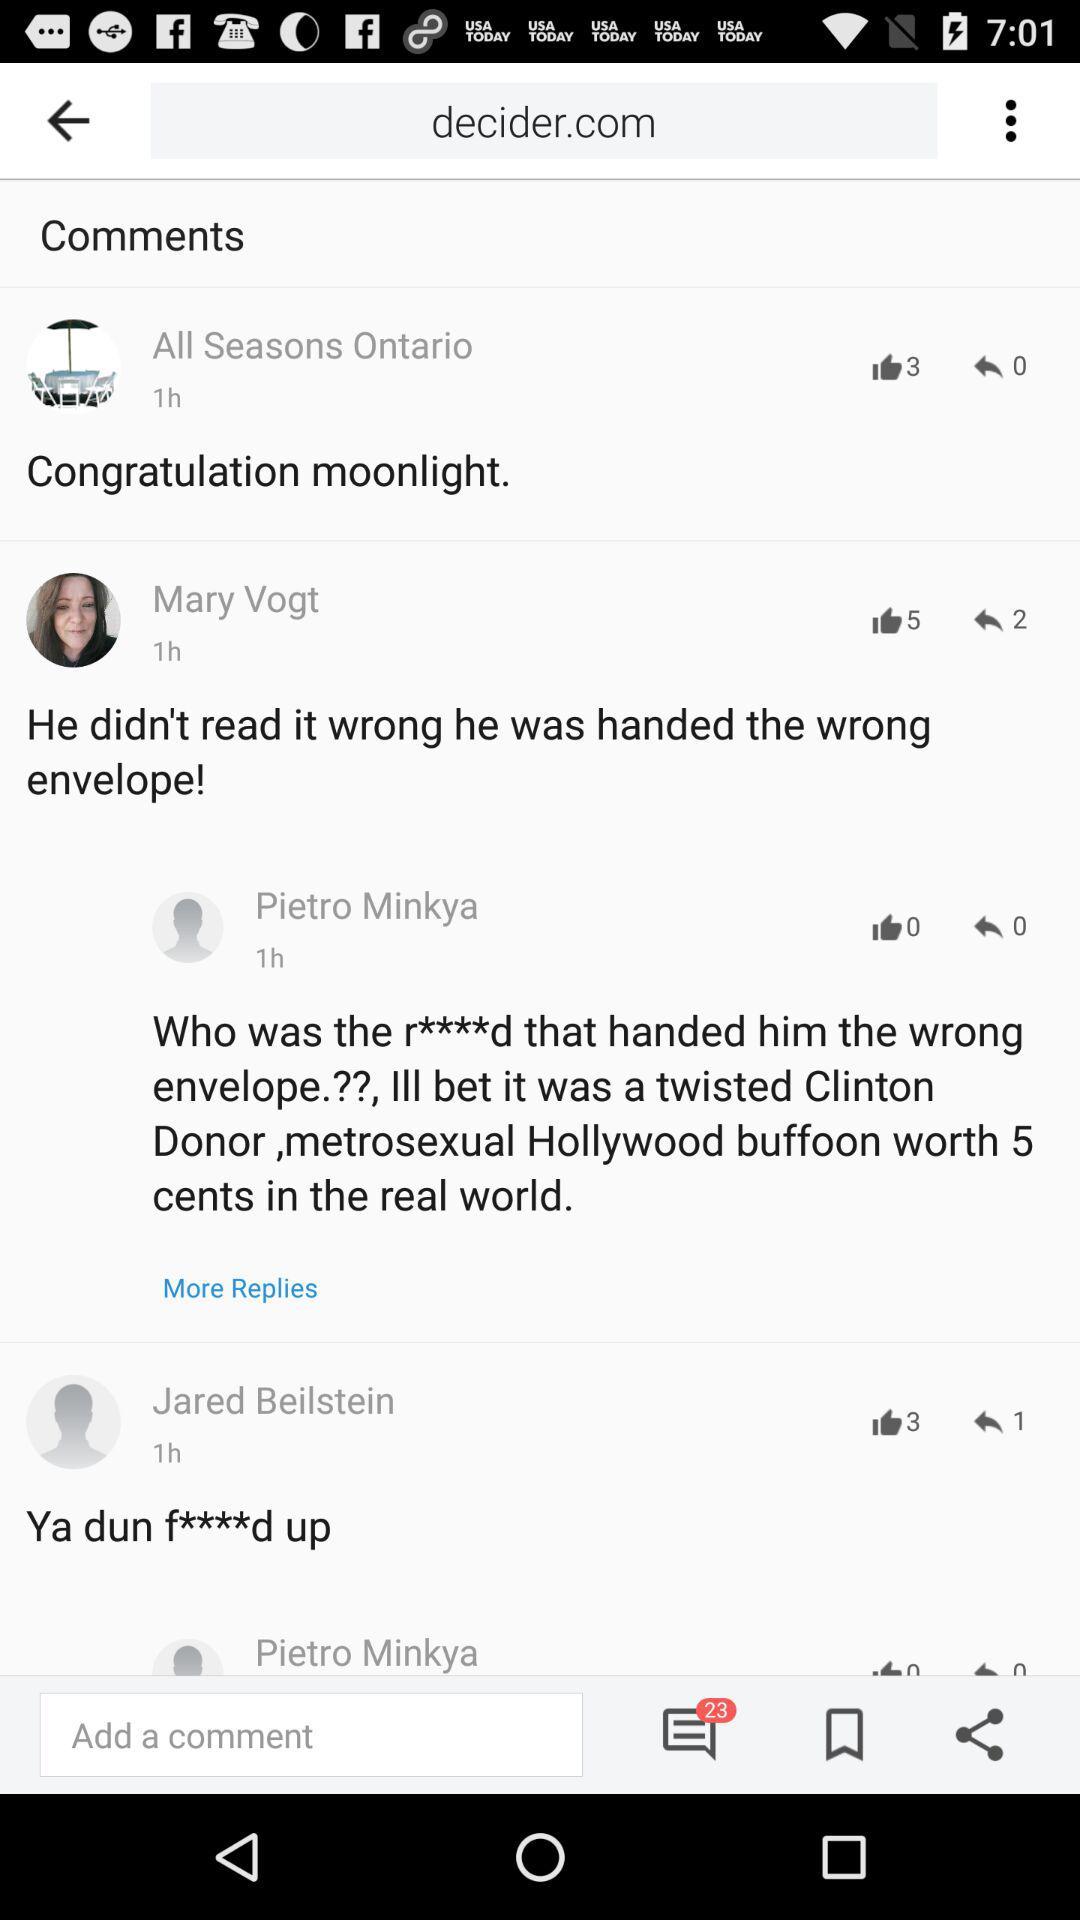 The width and height of the screenshot is (1080, 1920). I want to click on the third reply icon, so click(999, 925).